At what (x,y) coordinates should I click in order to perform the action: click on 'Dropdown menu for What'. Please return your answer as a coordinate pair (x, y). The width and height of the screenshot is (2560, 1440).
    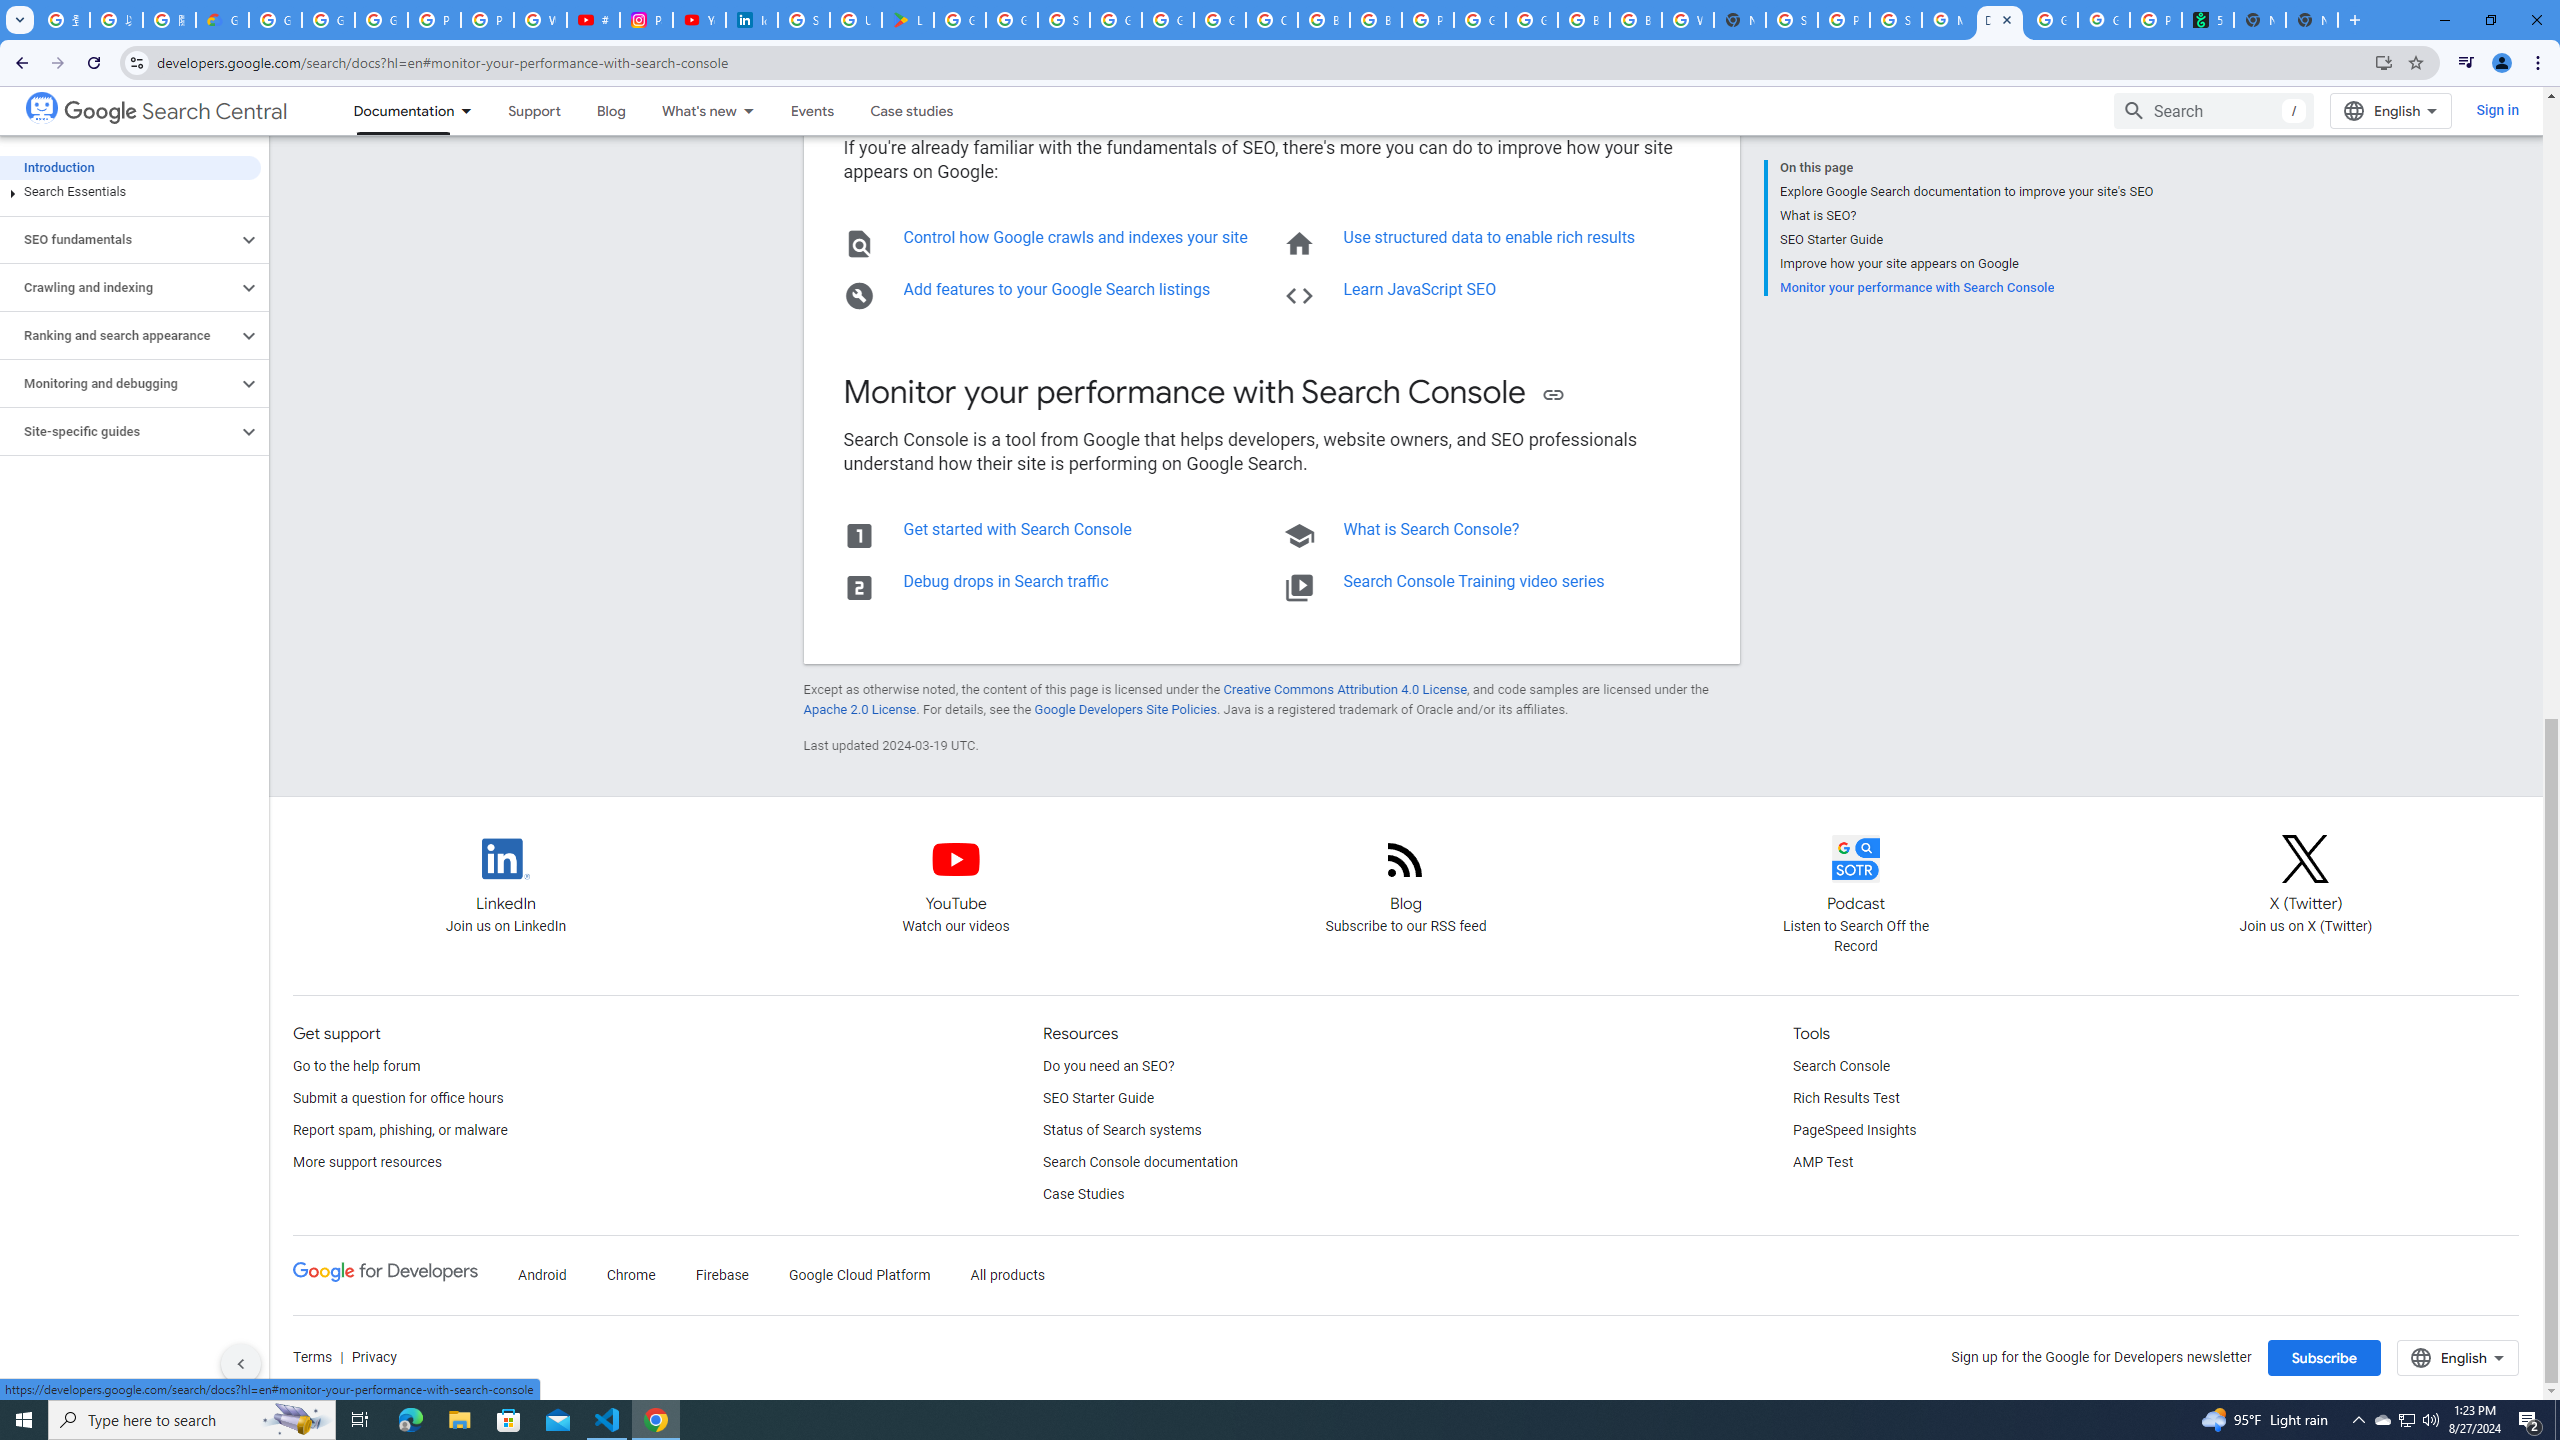
    Looking at the image, I should click on (754, 110).